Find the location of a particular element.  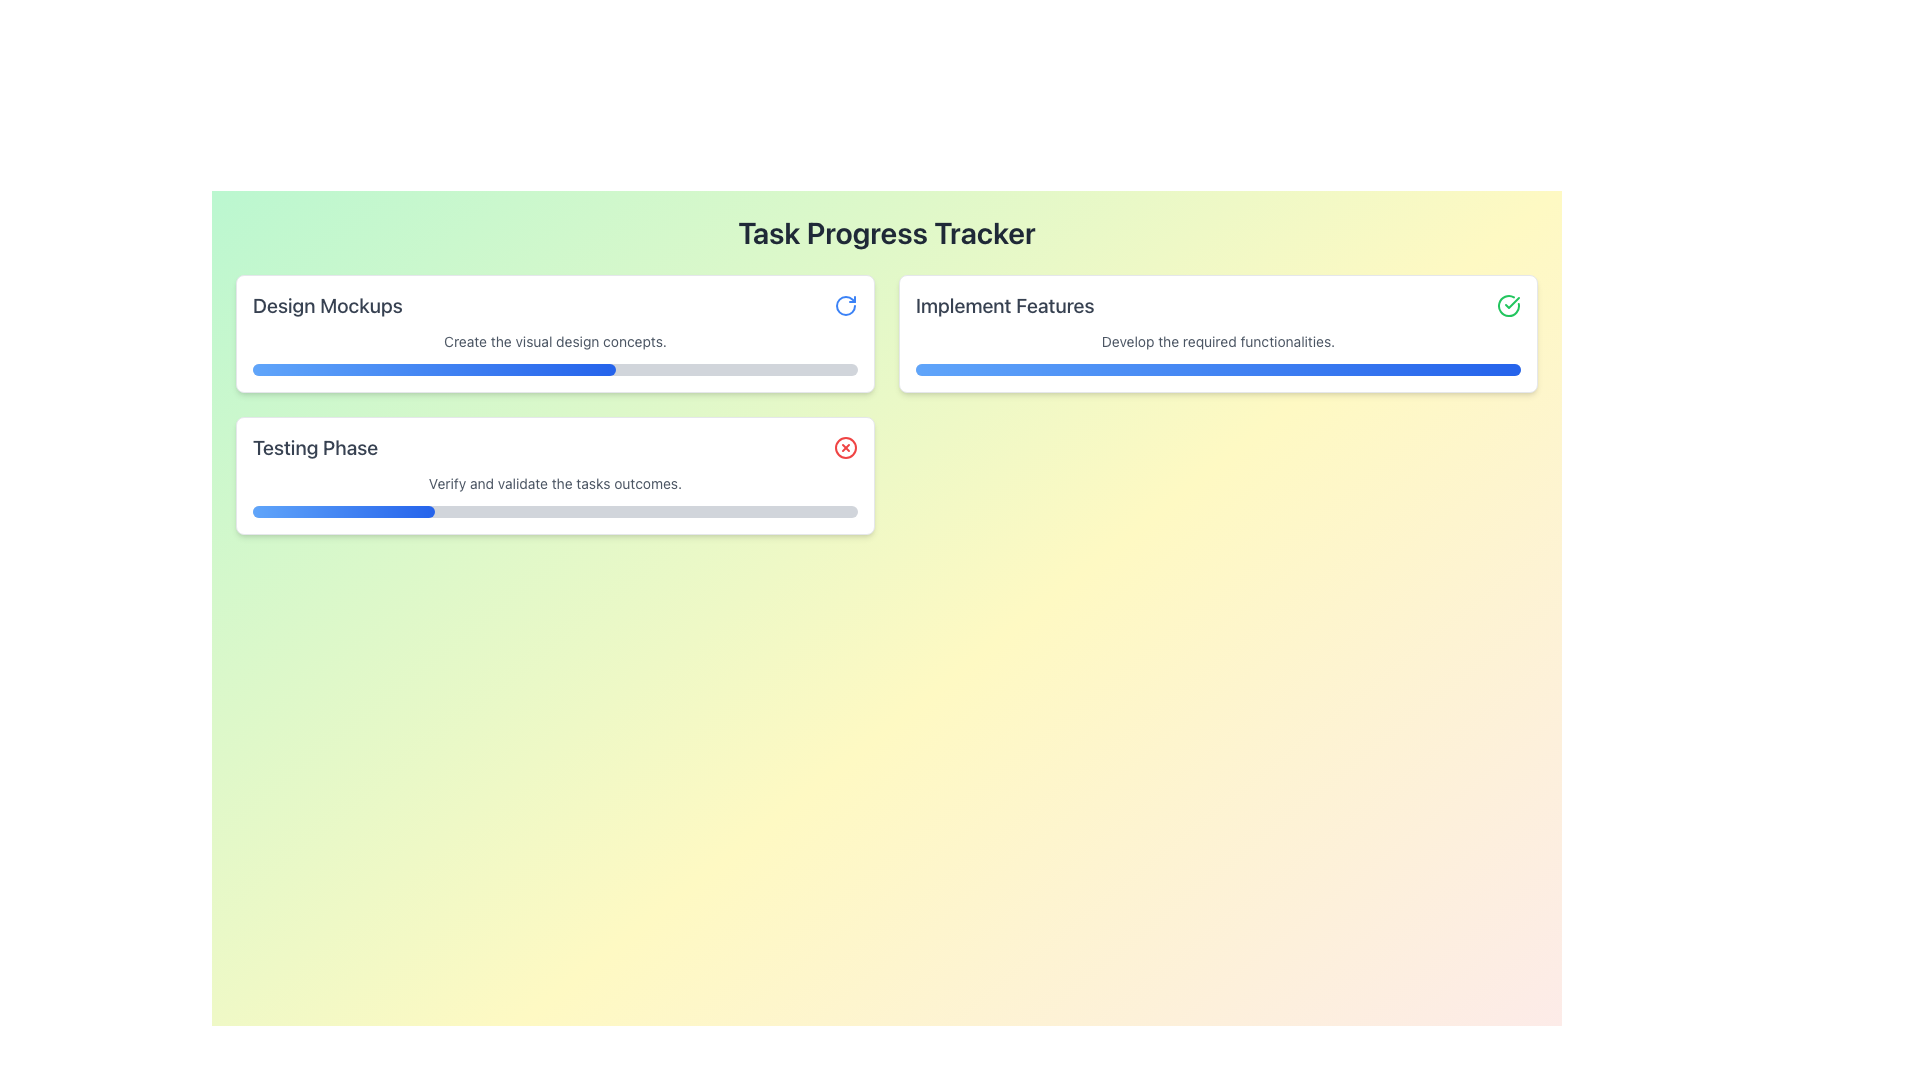

title 'Testing Phase' and the description 'Verify and validate the tasks outcomes.' from the Task Card, which is a rectangular card with a white background and rounded edges located in the bottom-left corner of the grid layout is located at coordinates (555, 475).